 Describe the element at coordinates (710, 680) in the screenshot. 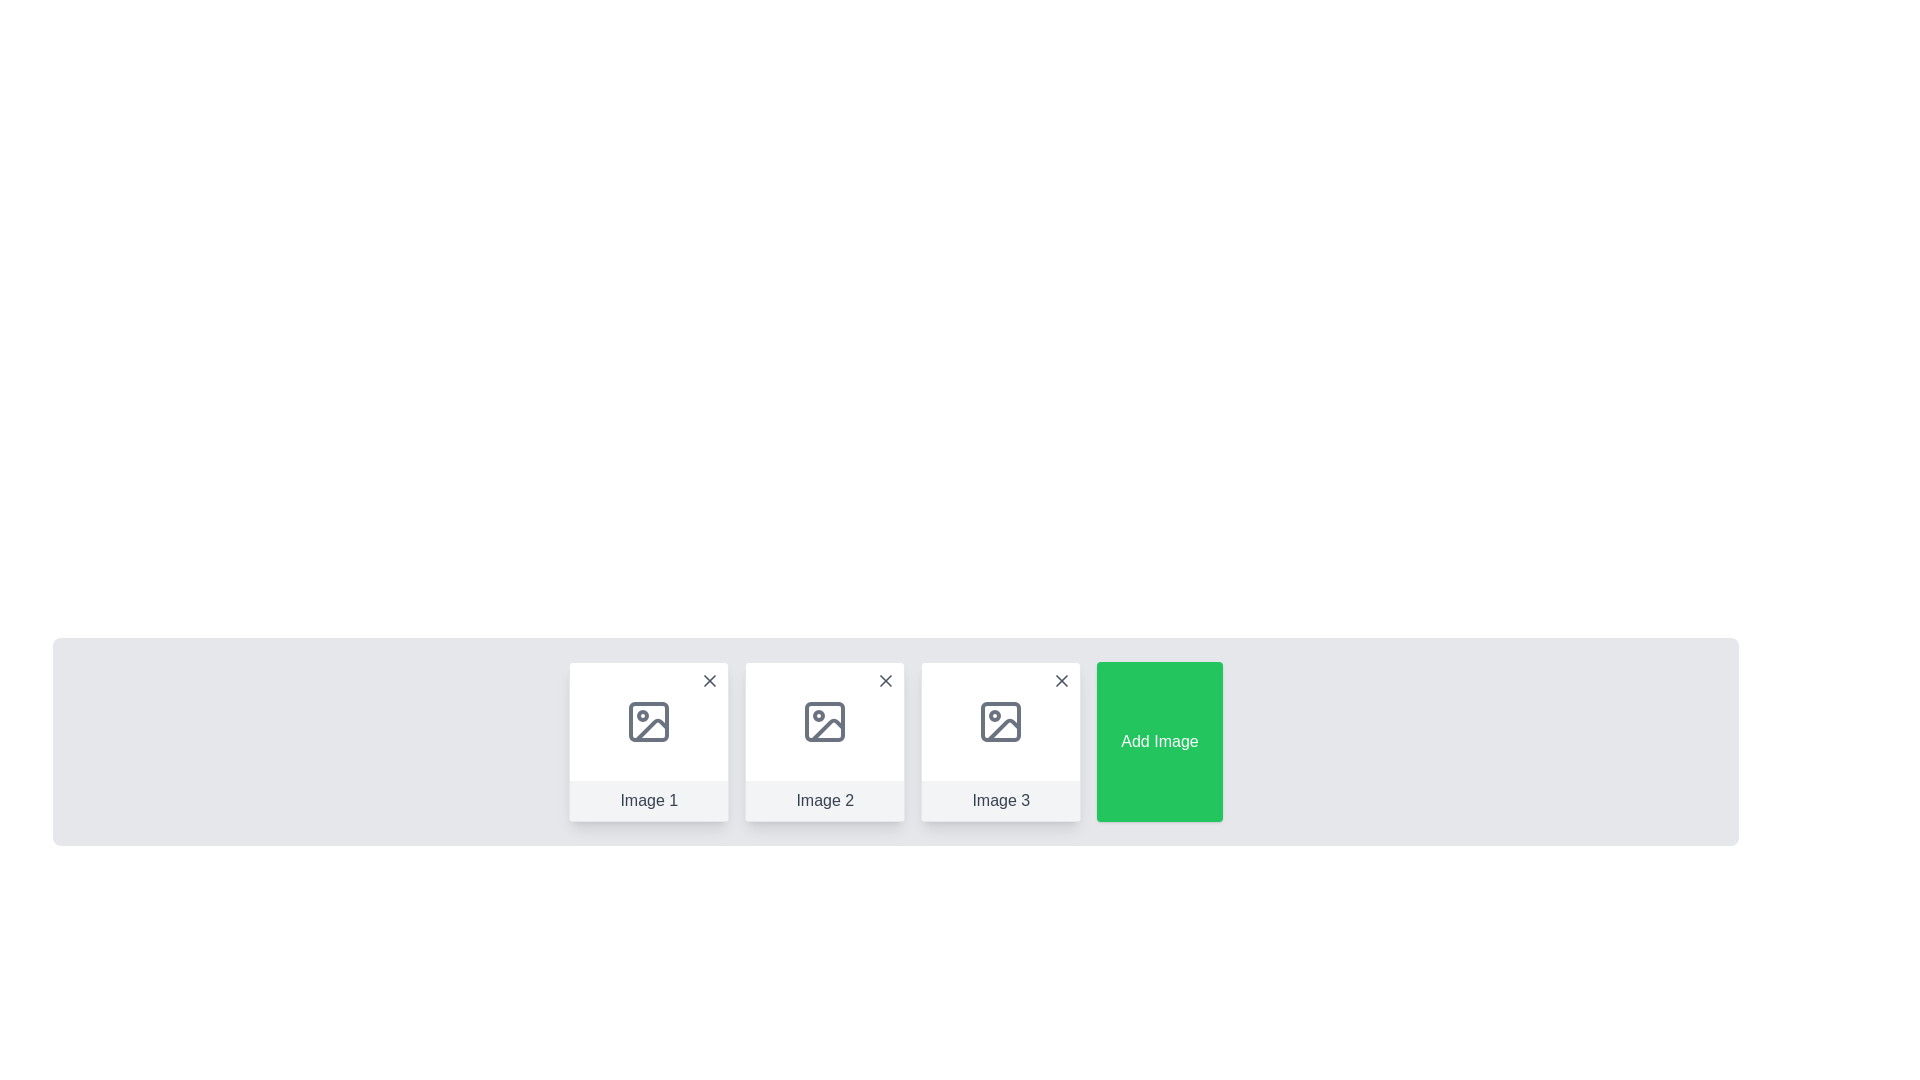

I see `the dismiss button located in the top right corner of the 'Image 1' card` at that location.